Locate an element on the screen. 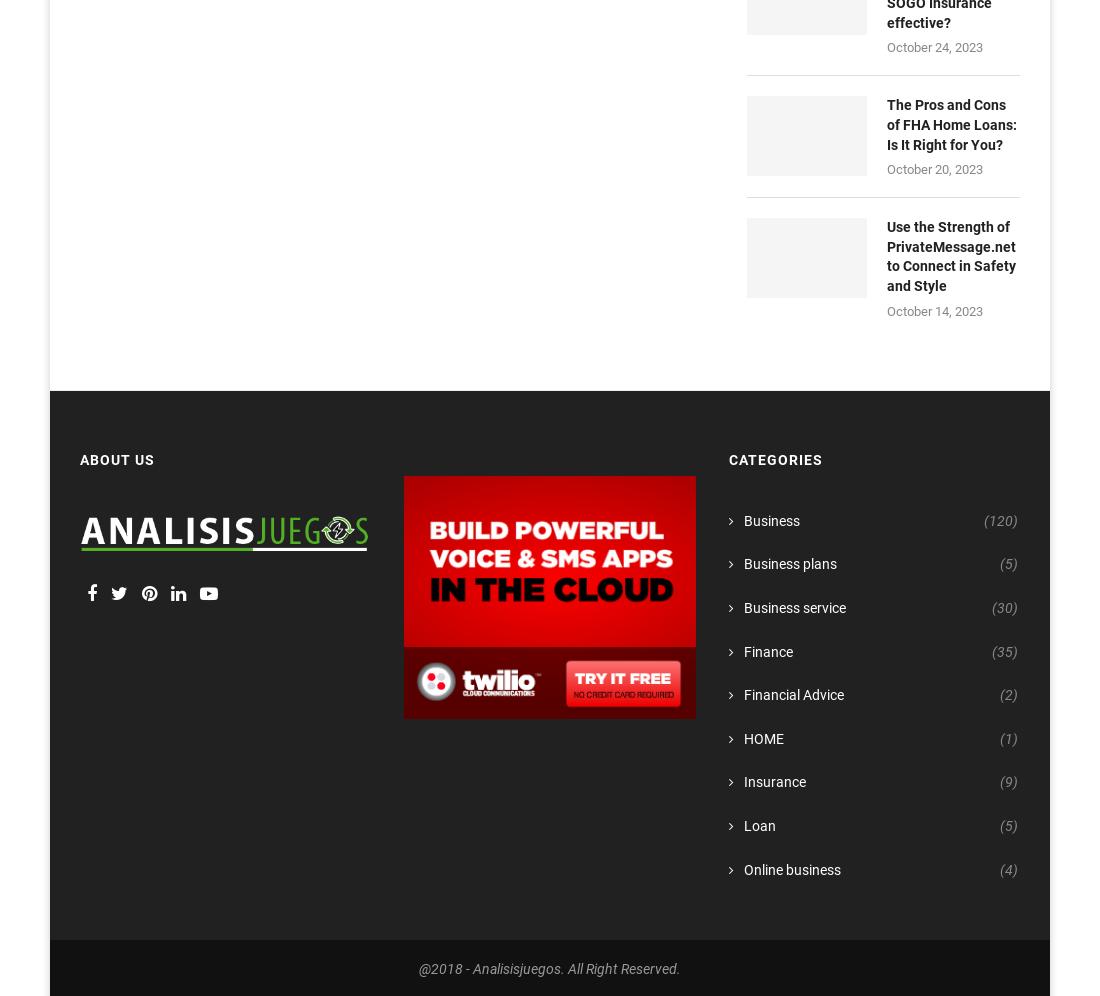 This screenshot has width=1100, height=996. 'Business plans' is located at coordinates (789, 563).